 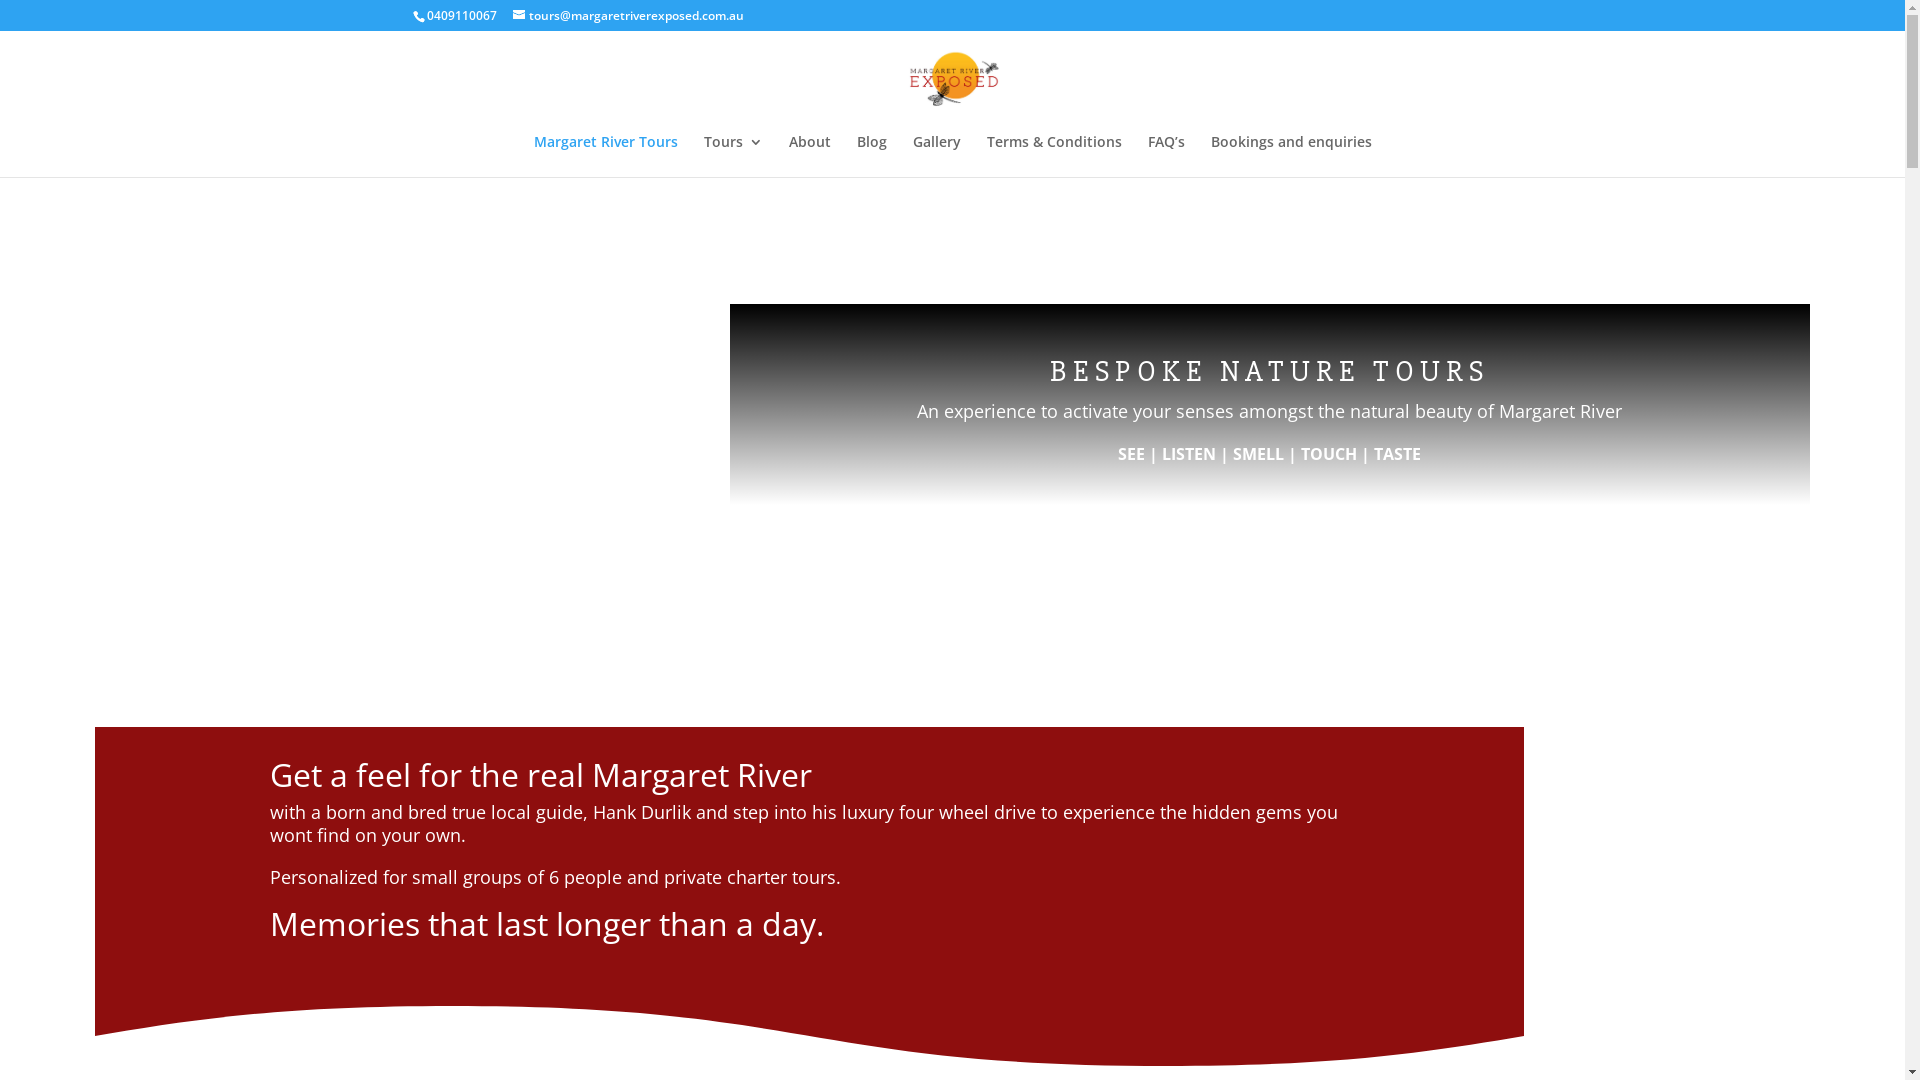 What do you see at coordinates (604, 154) in the screenshot?
I see `'Margaret River Tours'` at bounding box center [604, 154].